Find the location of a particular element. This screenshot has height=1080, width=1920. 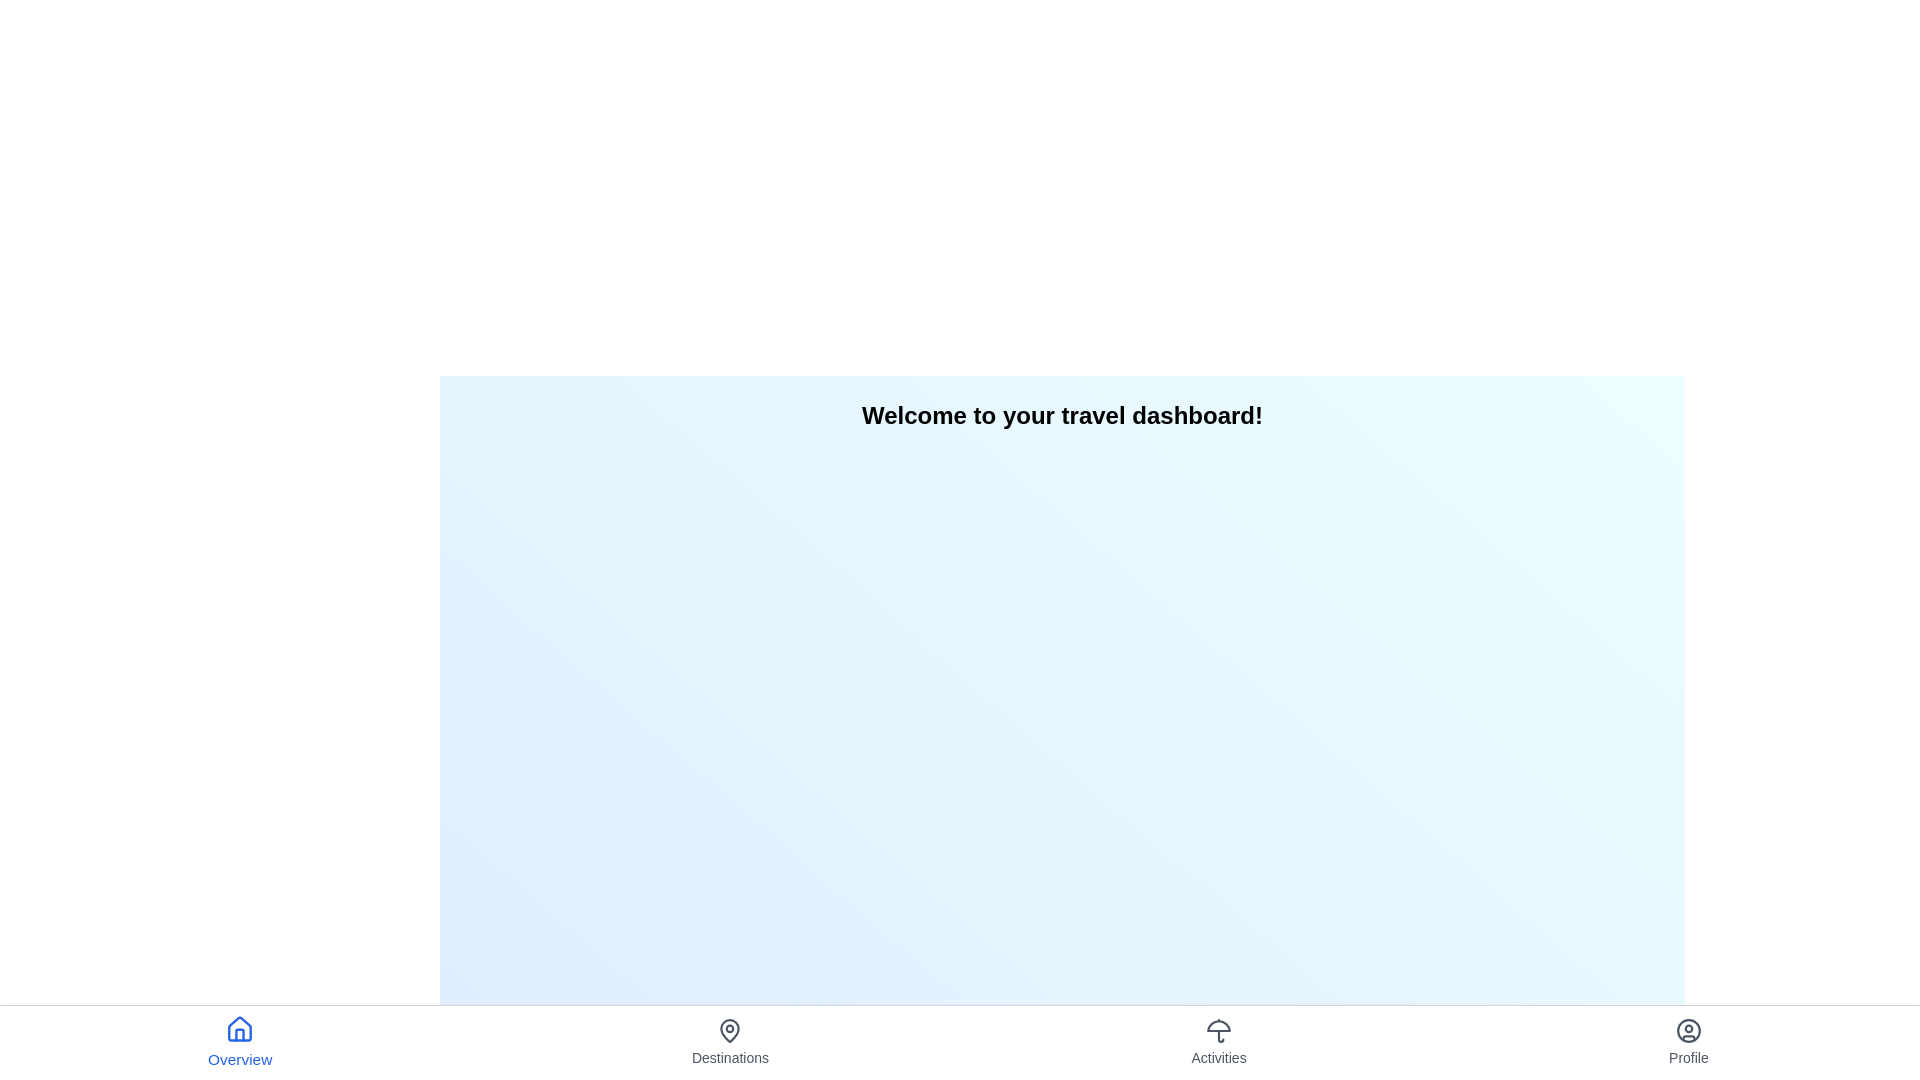

the 'Profile' button, which features a user's profile icon and the label 'Profile' beneath it, to trigger the color change effect is located at coordinates (1687, 1041).